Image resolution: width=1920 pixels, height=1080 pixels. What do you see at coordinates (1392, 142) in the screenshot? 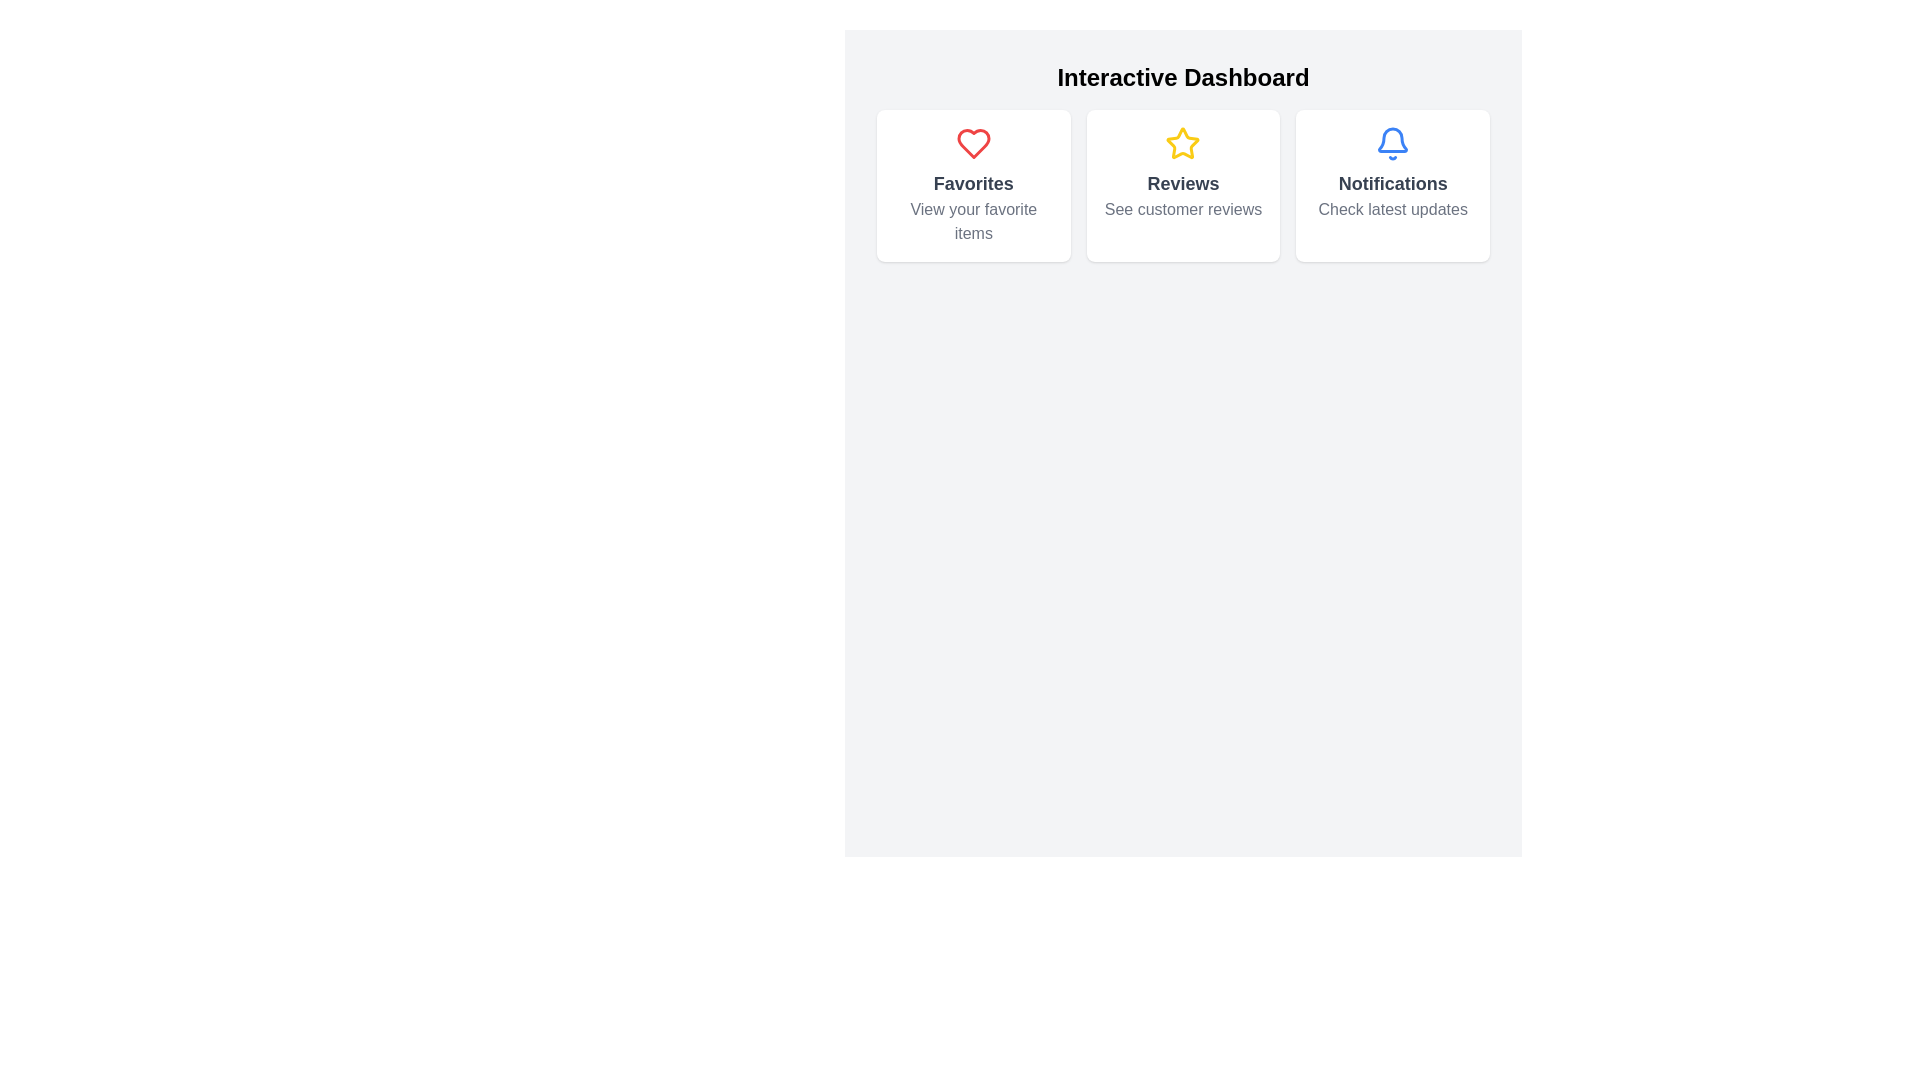
I see `the bell-shaped Notifications icon located in the top-right section of the interface` at bounding box center [1392, 142].